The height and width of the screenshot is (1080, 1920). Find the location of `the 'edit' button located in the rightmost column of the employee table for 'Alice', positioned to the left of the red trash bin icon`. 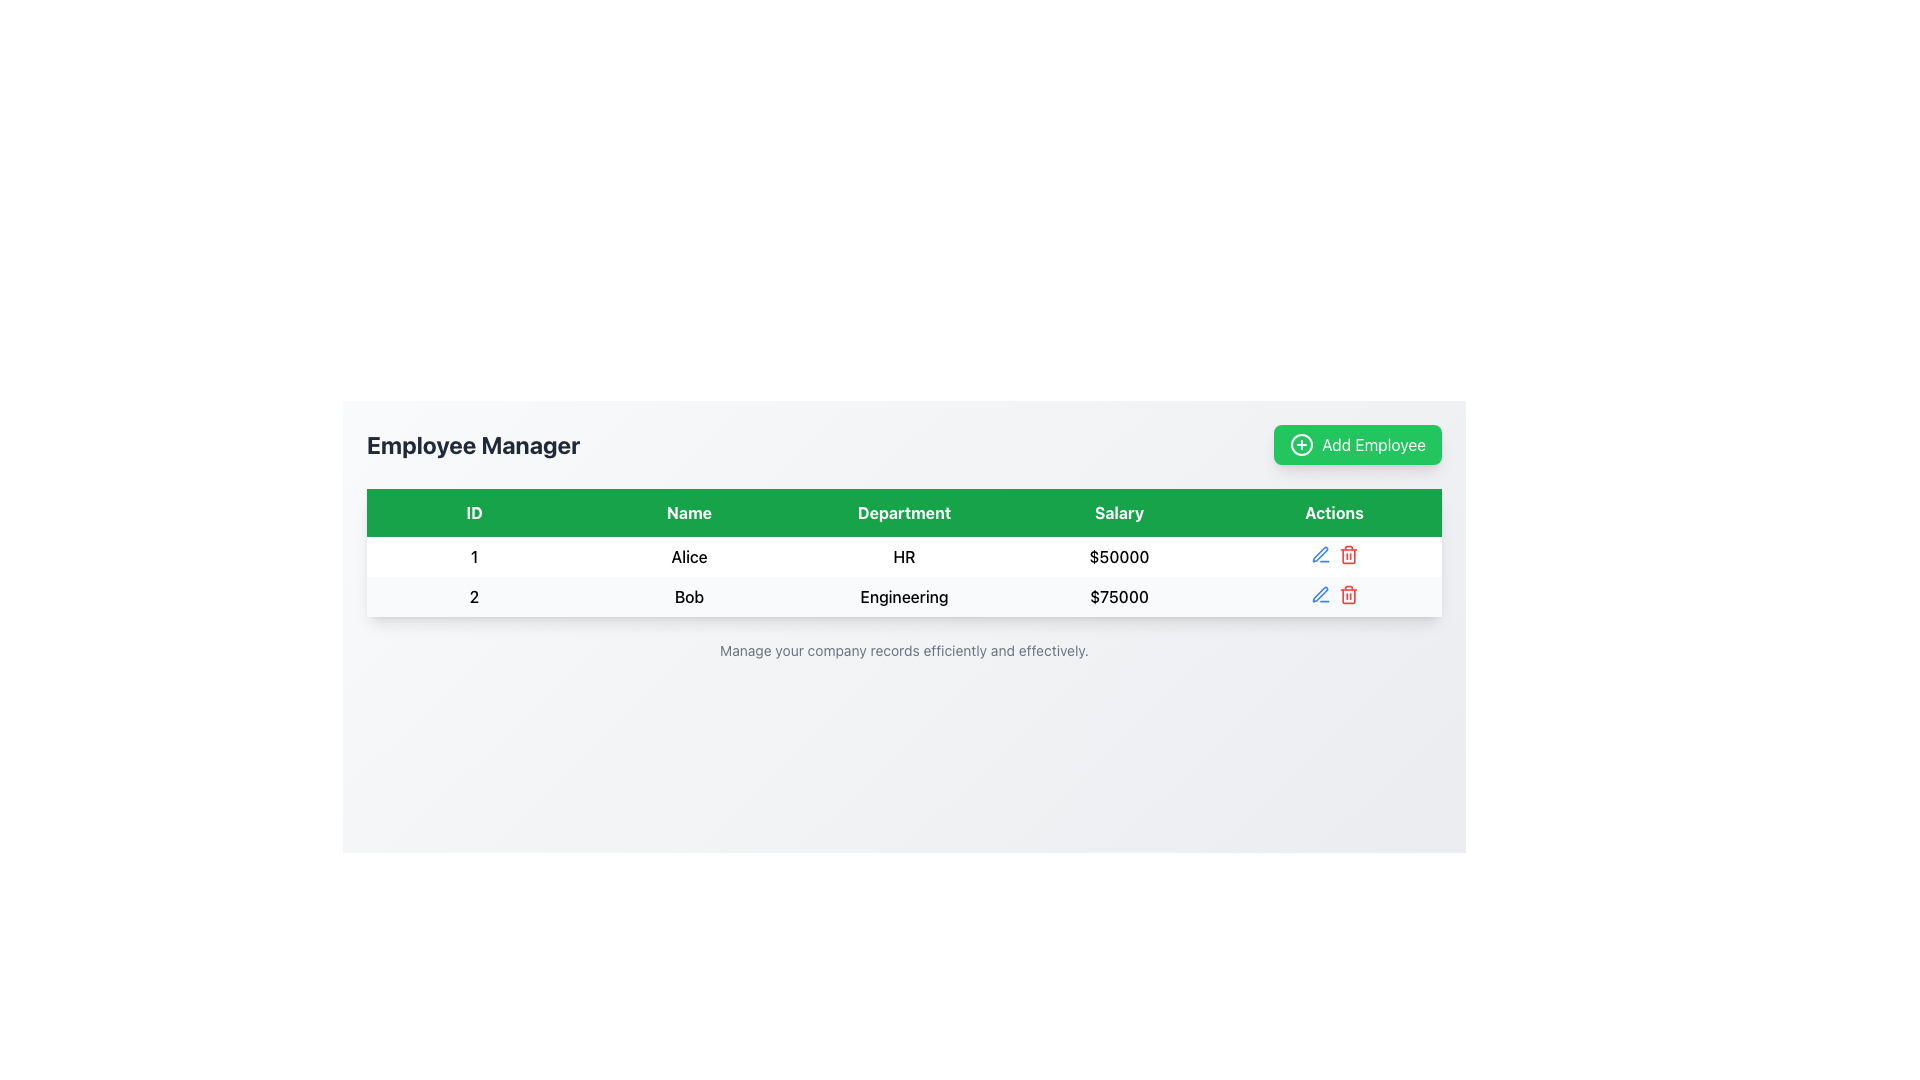

the 'edit' button located in the rightmost column of the employee table for 'Alice', positioned to the left of the red trash bin icon is located at coordinates (1320, 593).